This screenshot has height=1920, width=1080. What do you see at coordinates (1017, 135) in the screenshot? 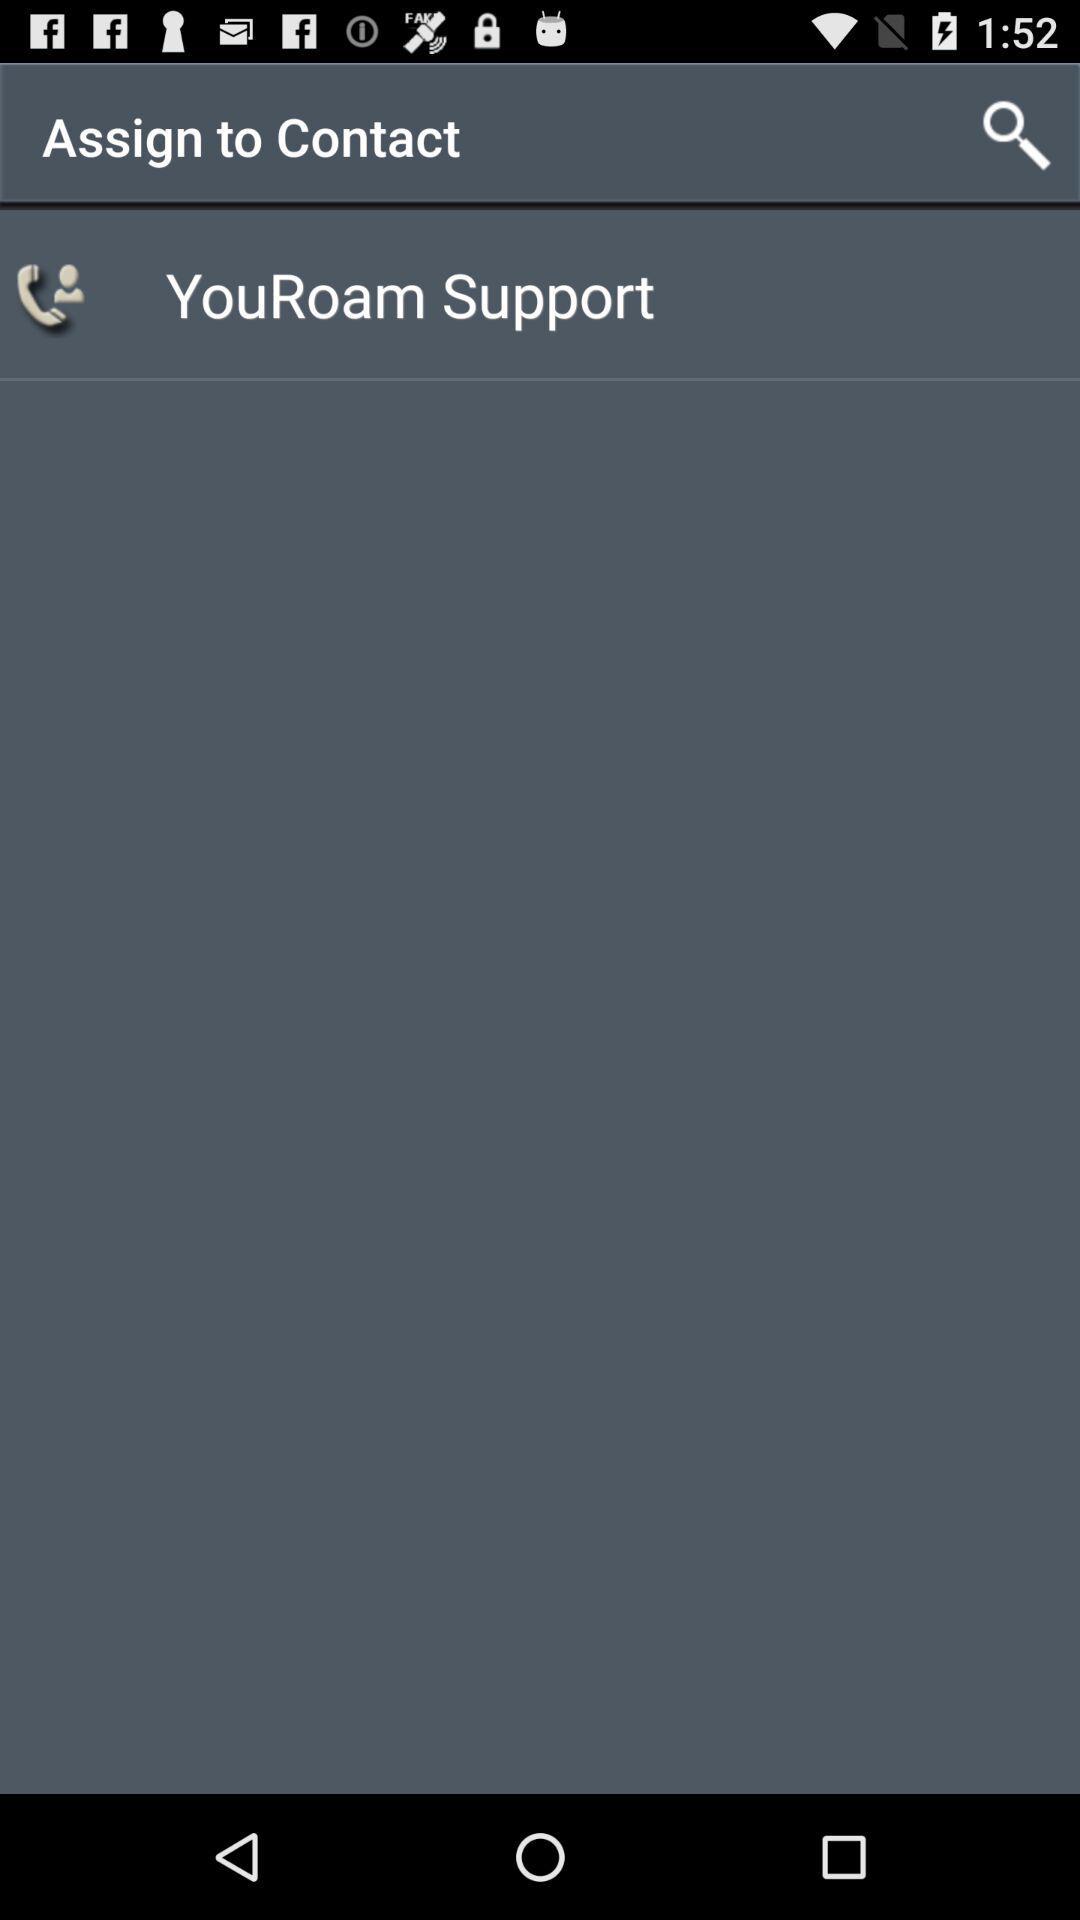
I see `the item next to assign to contact` at bounding box center [1017, 135].